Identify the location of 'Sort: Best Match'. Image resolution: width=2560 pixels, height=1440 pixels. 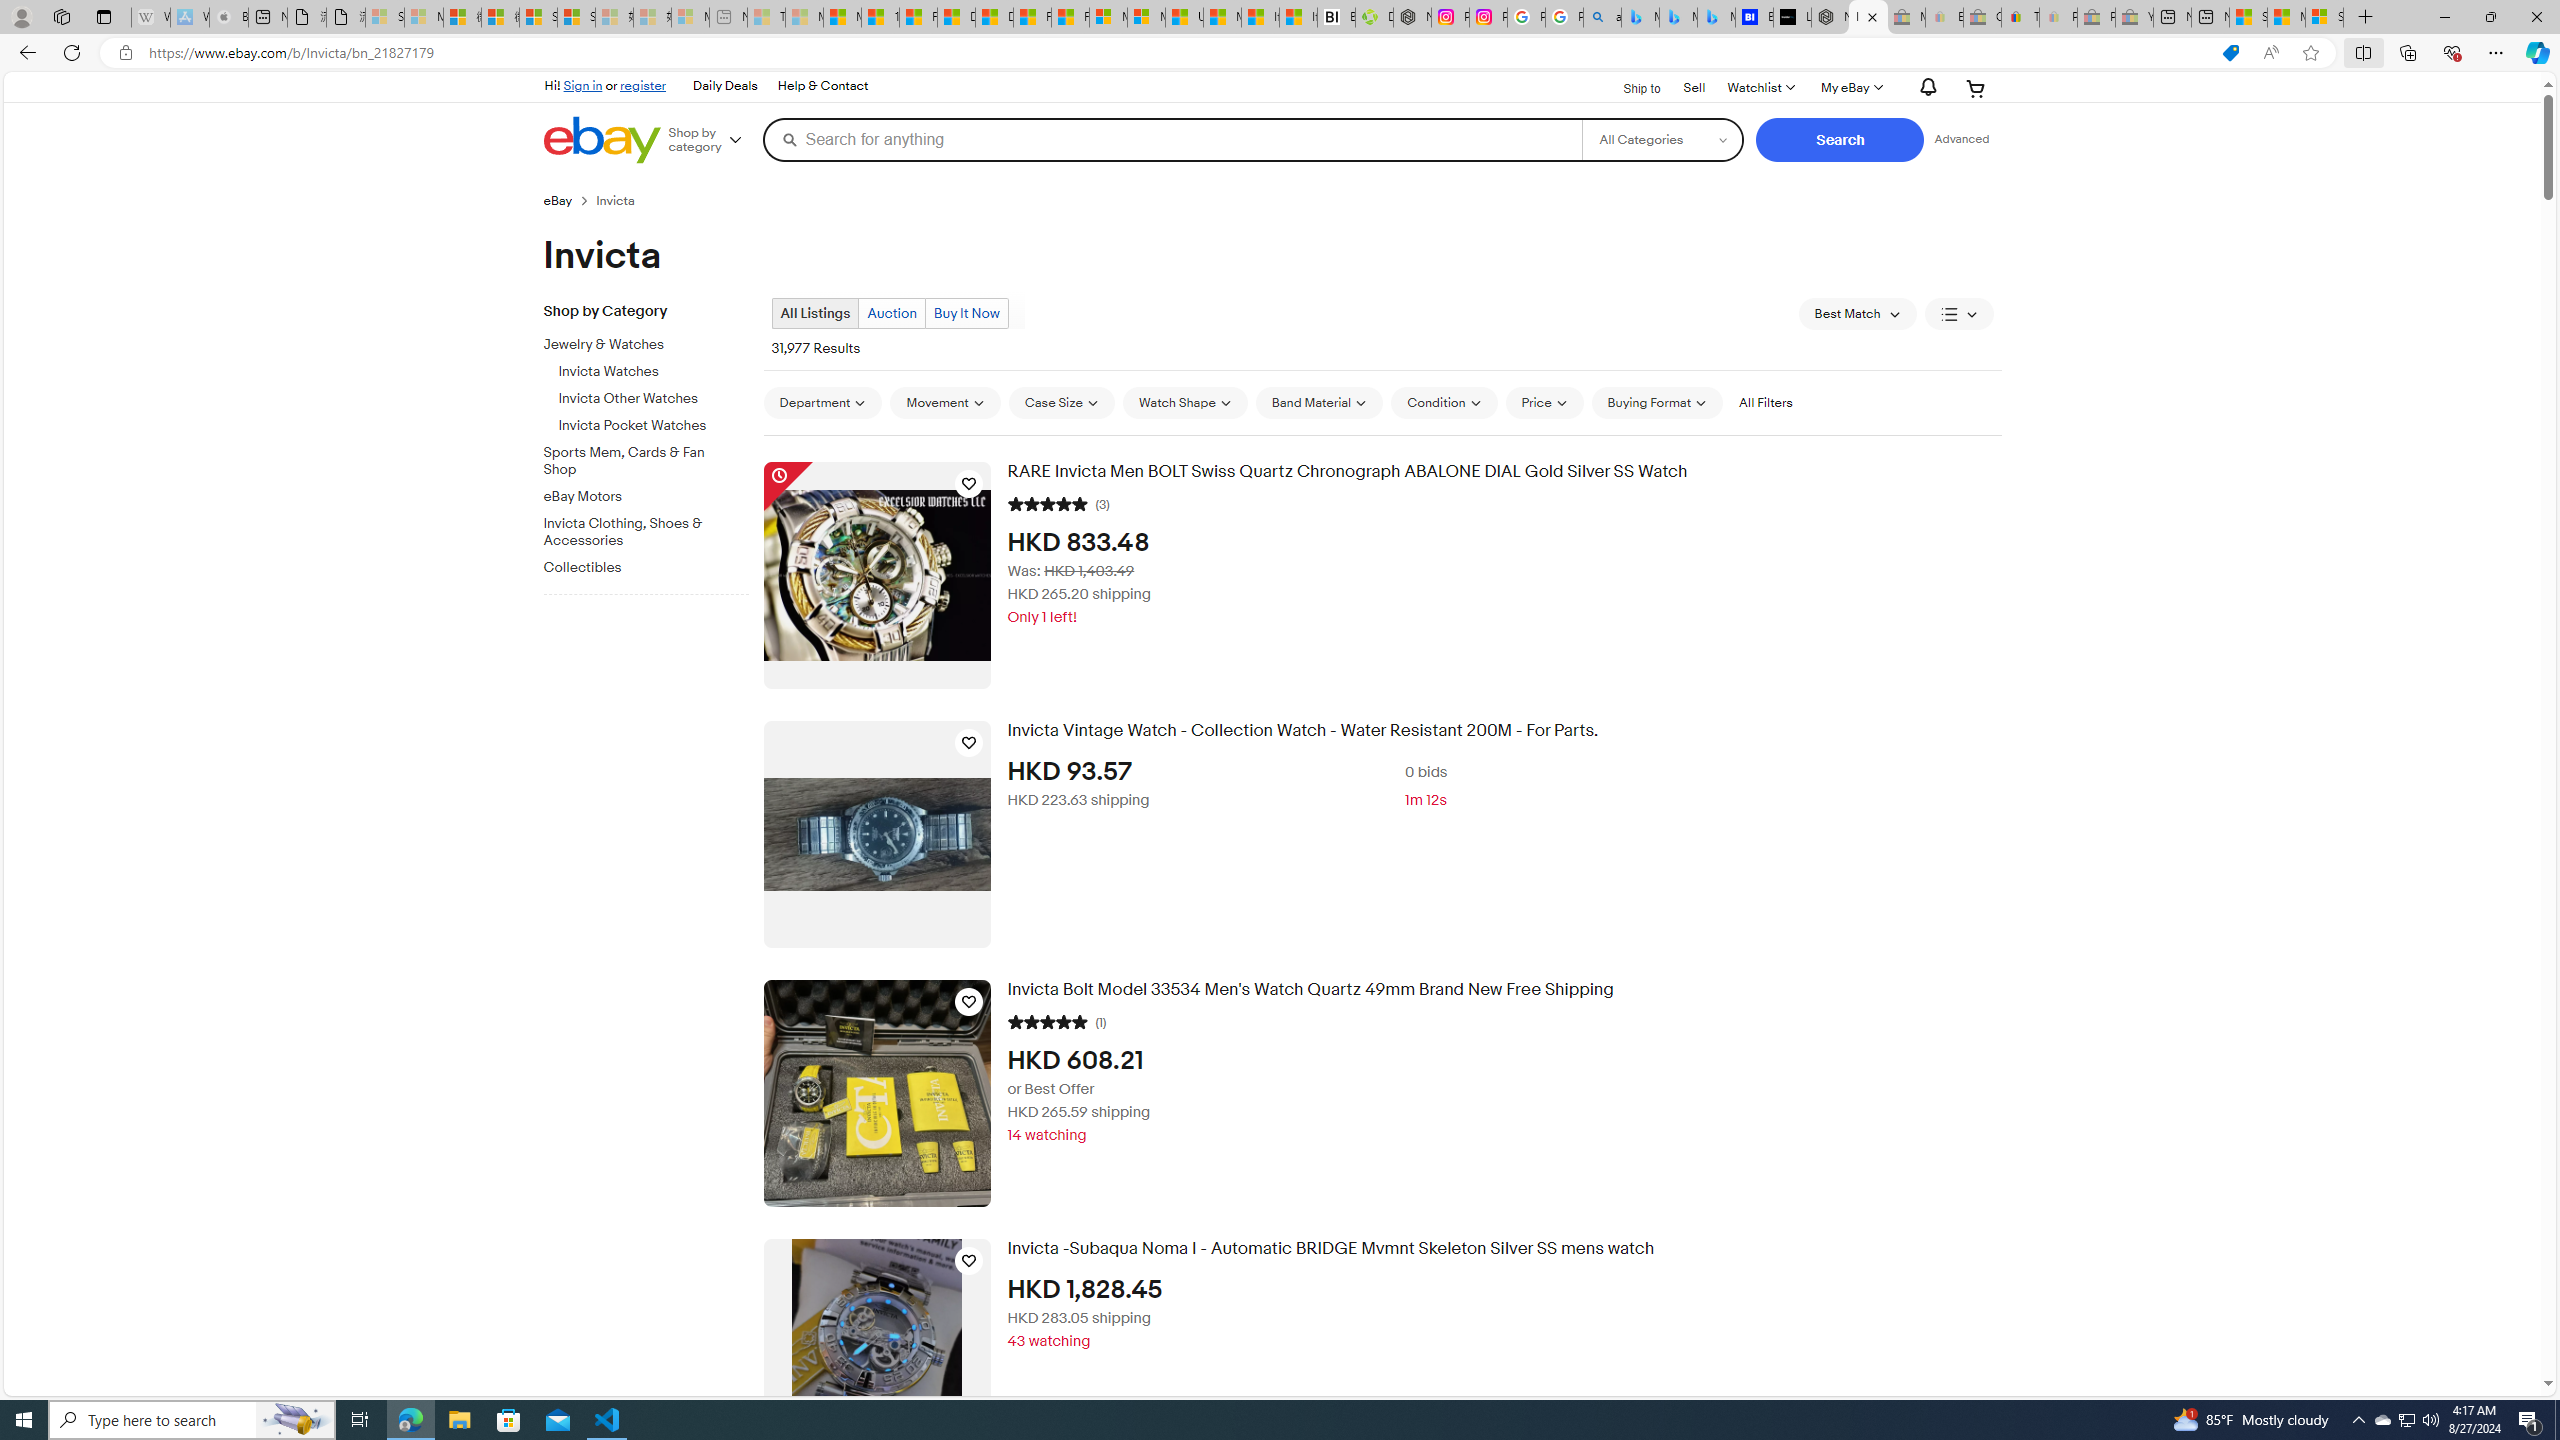
(1856, 313).